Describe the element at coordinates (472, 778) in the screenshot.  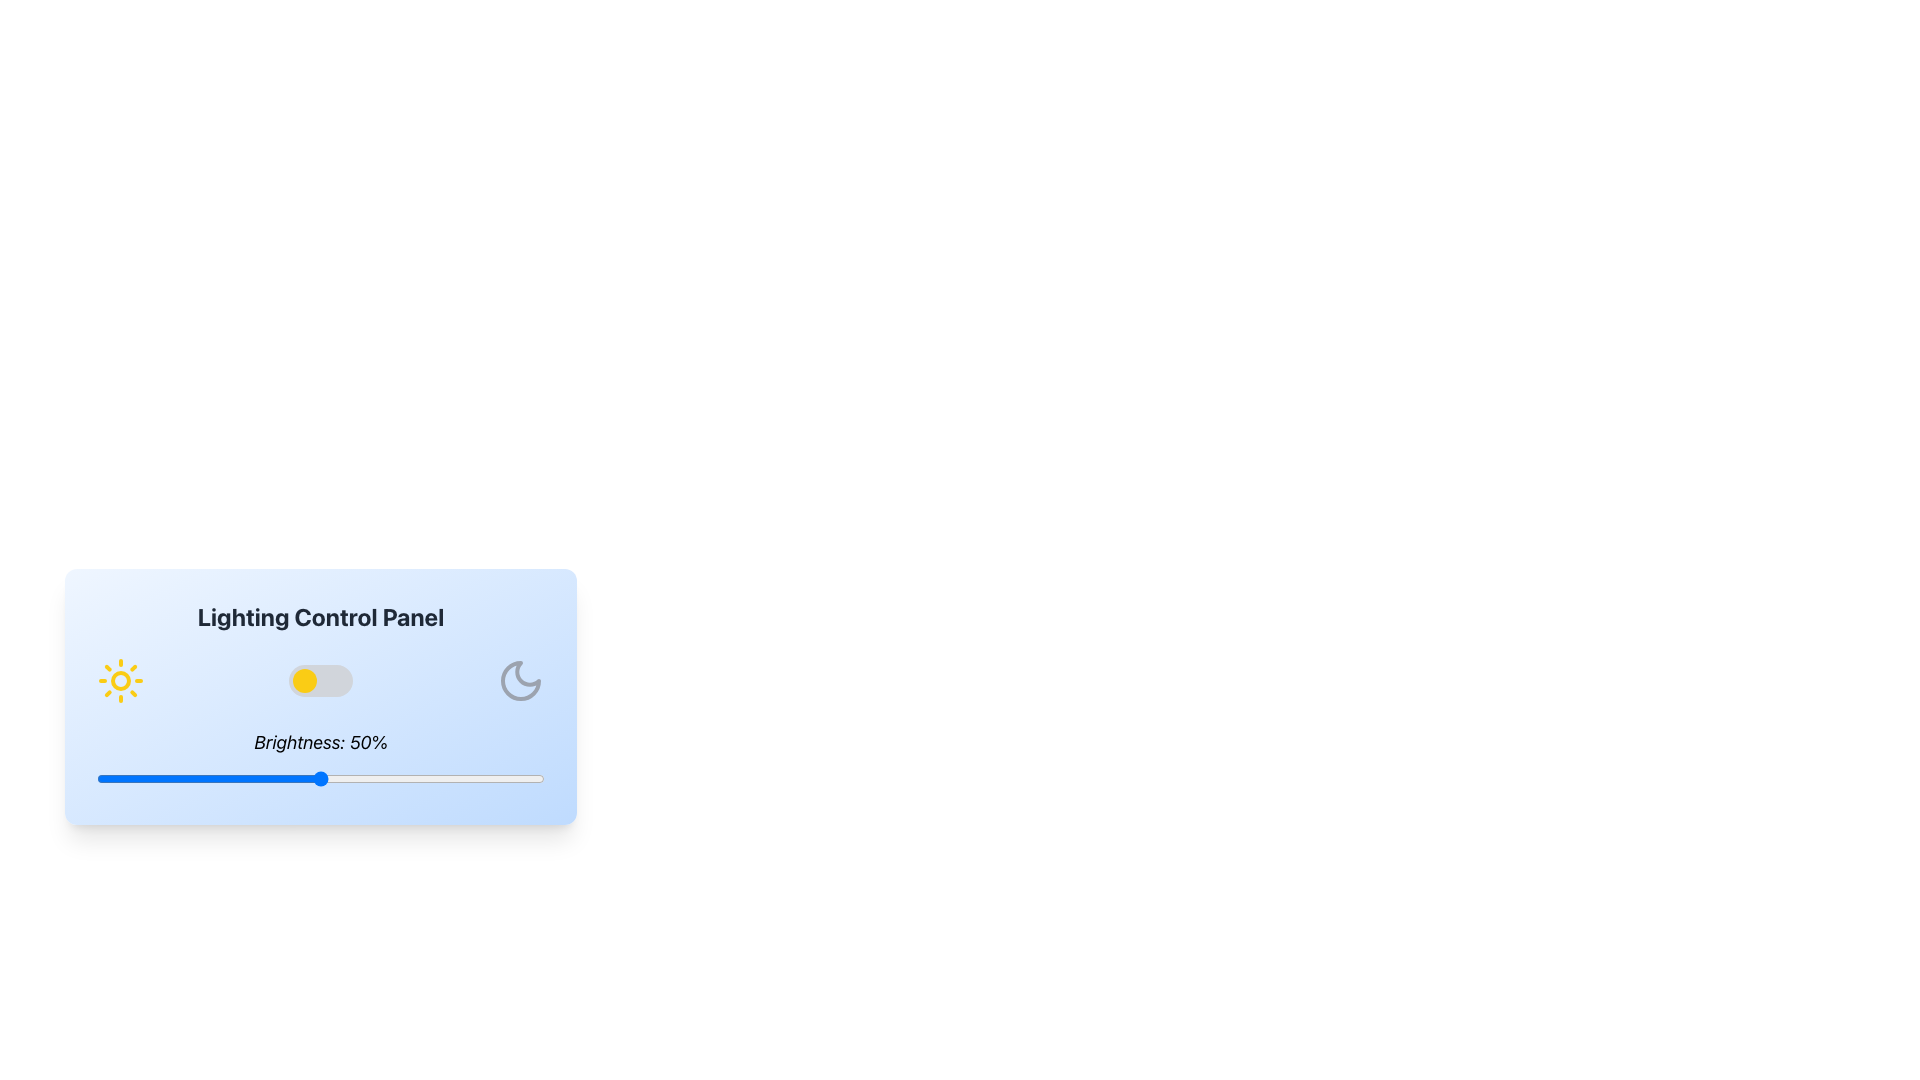
I see `the brightness level` at that location.